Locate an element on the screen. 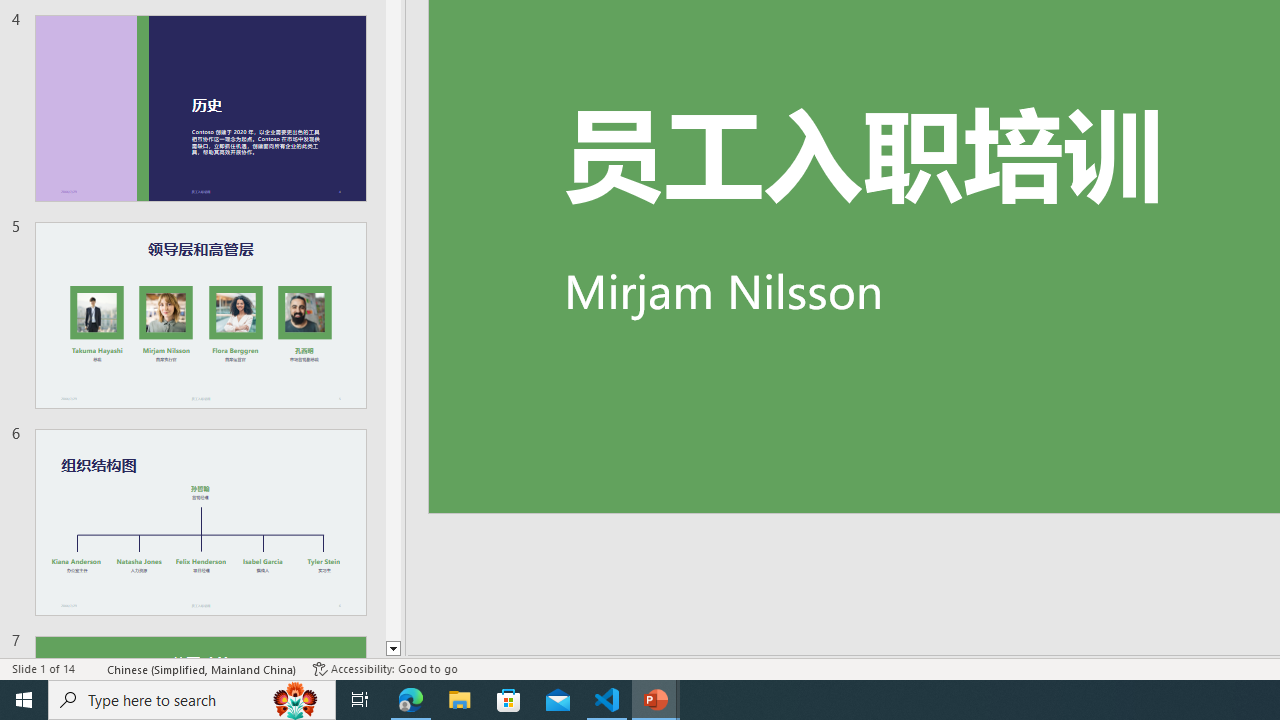 This screenshot has width=1280, height=720. 'Search highlights icon opens search home window' is located at coordinates (294, 698).